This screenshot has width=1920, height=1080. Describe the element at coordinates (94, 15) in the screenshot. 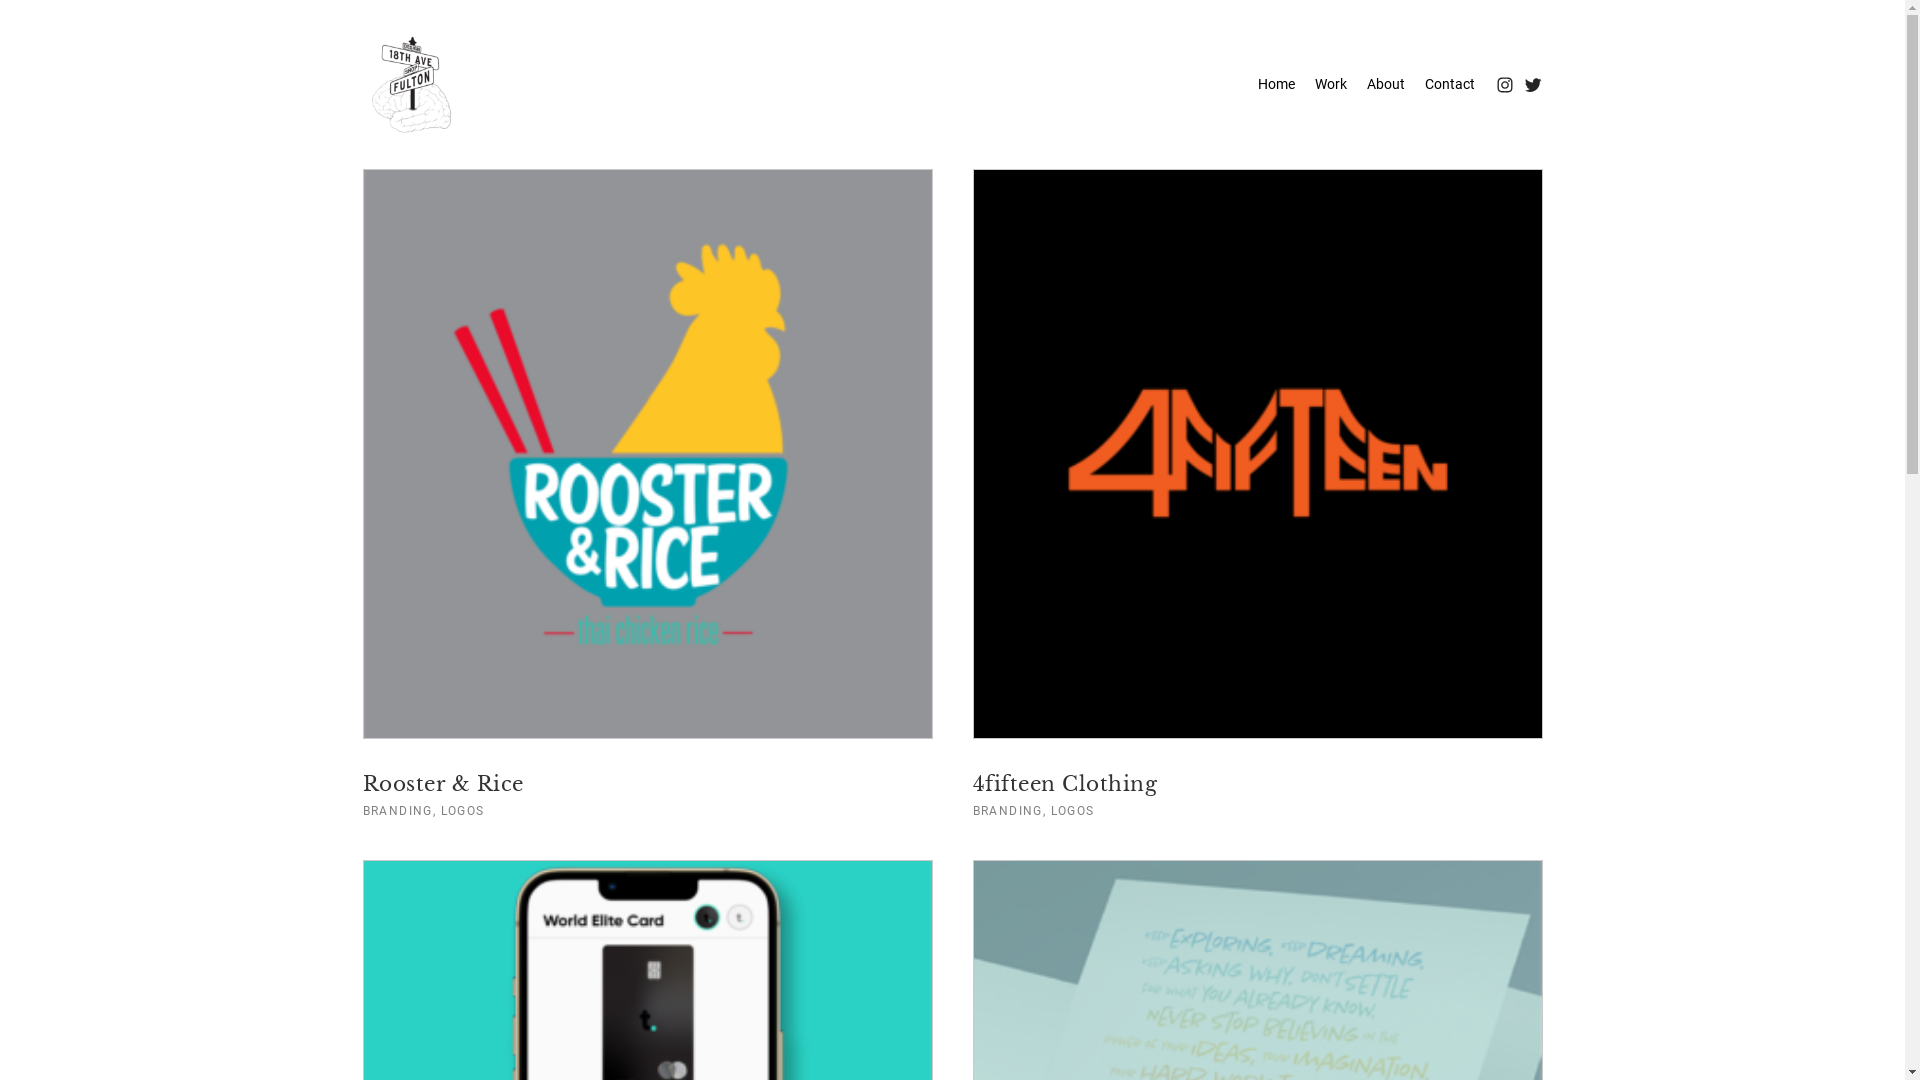

I see `'Skip to content'` at that location.